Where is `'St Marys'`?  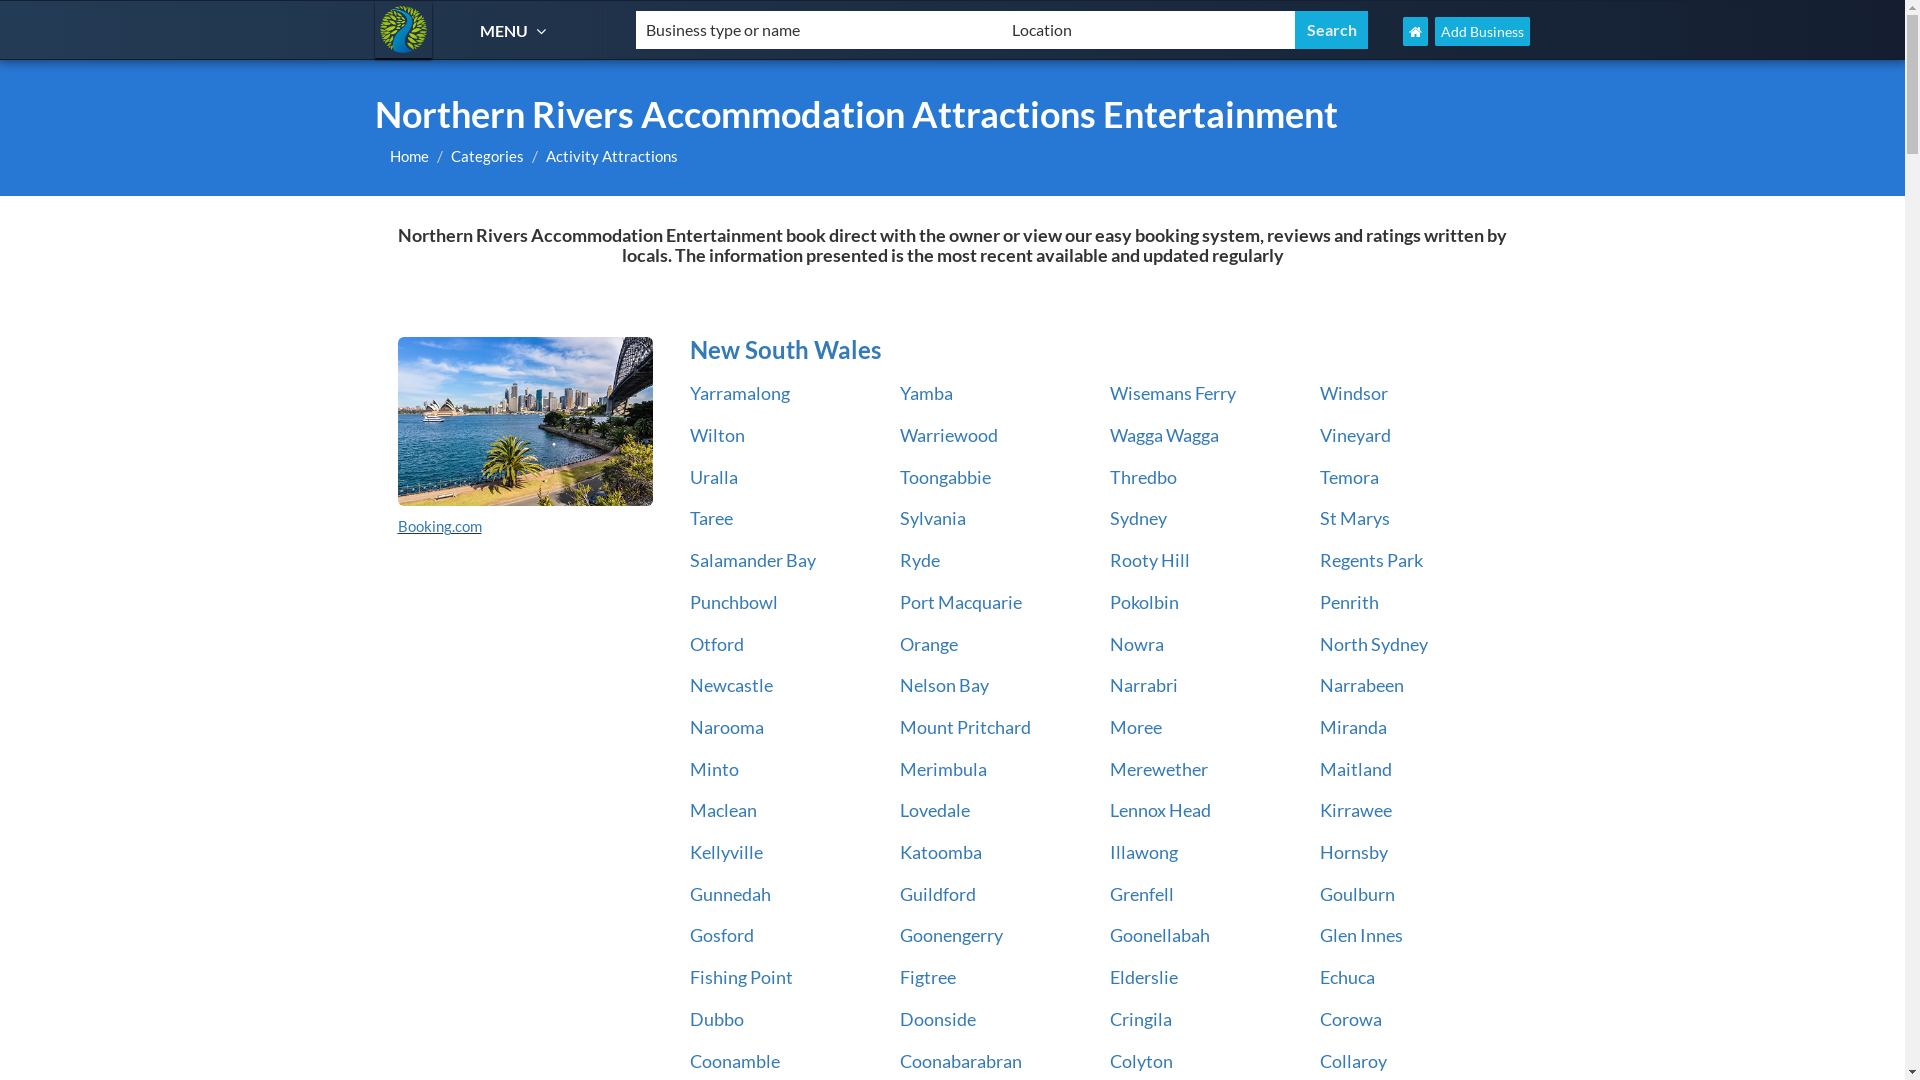
'St Marys' is located at coordinates (1354, 516).